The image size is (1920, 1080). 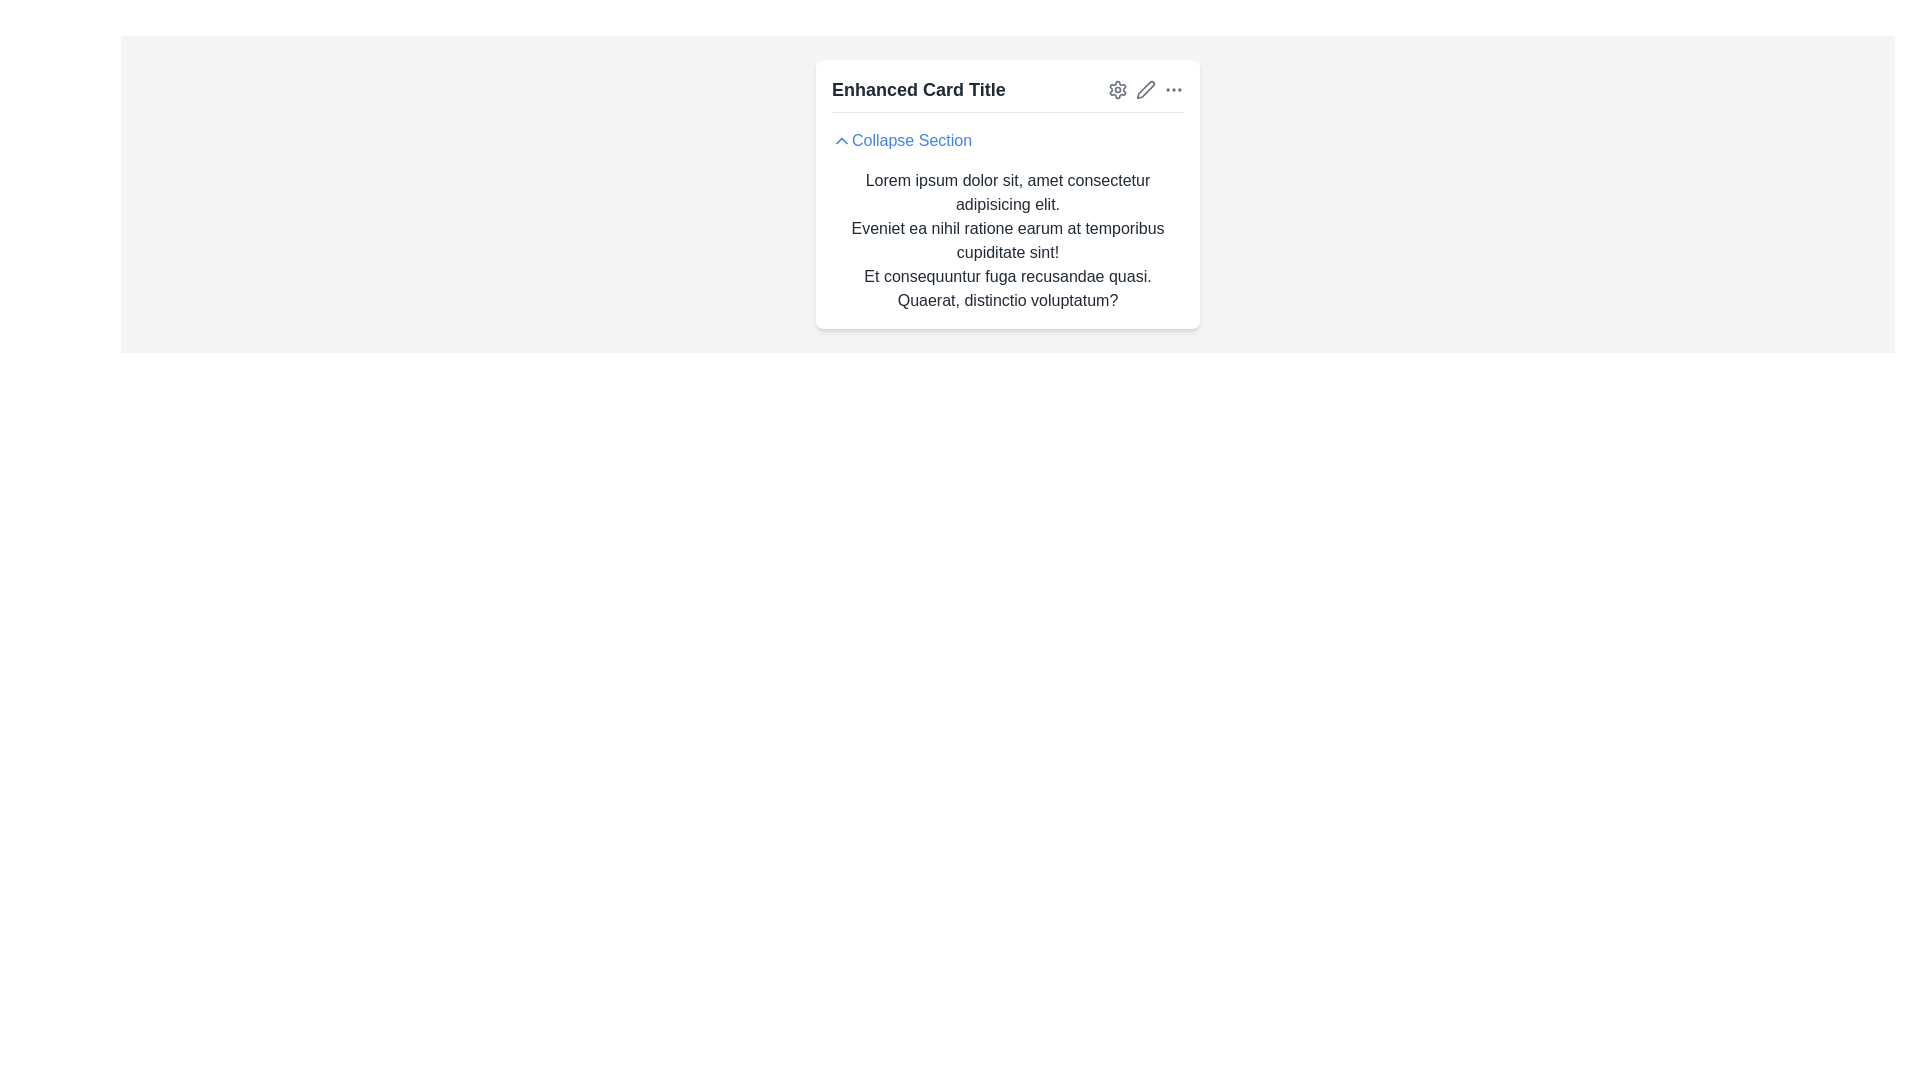 What do you see at coordinates (1117, 88) in the screenshot?
I see `the gear-shaped icon in the top-right section of the card interface` at bounding box center [1117, 88].